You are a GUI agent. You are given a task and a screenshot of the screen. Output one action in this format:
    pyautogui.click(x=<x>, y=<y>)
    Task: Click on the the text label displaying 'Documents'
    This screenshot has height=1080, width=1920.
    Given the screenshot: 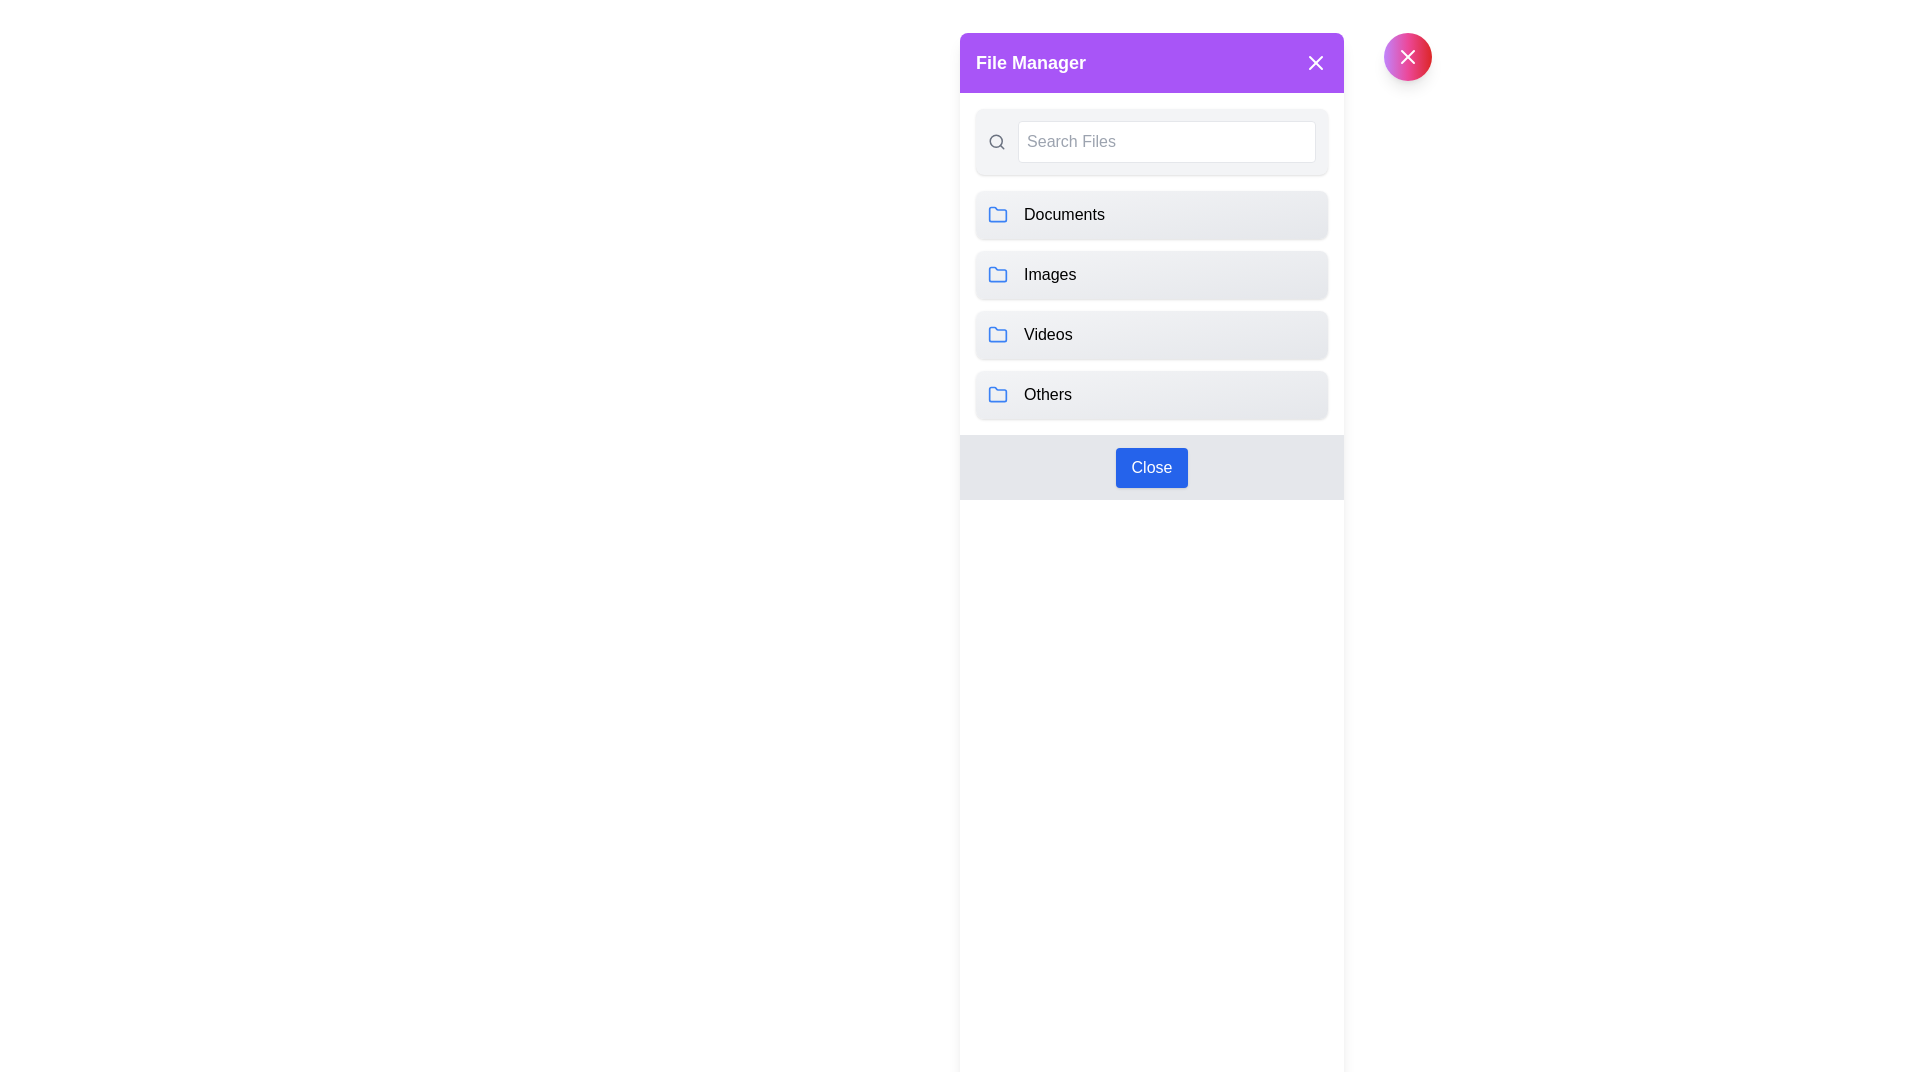 What is the action you would take?
    pyautogui.click(x=1063, y=215)
    